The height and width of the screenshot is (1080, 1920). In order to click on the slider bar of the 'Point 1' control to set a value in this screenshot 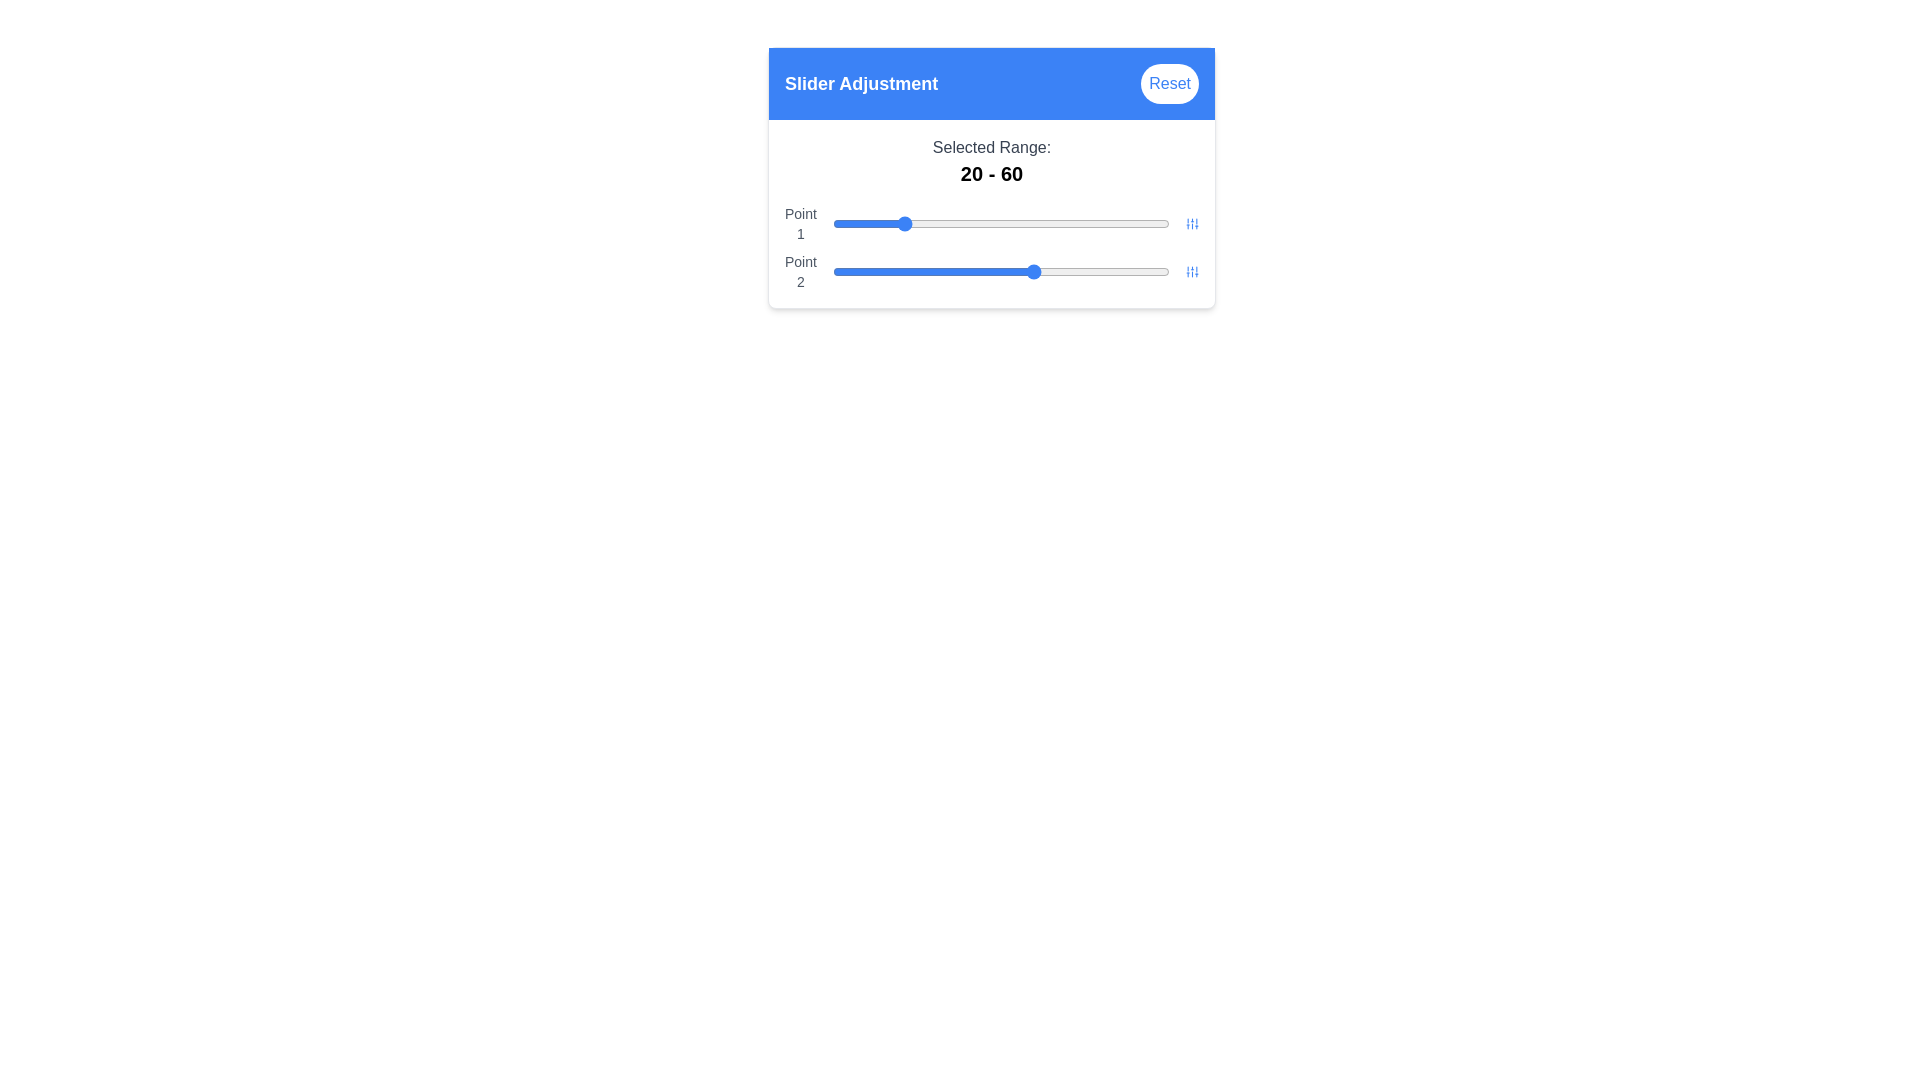, I will do `click(992, 223)`.